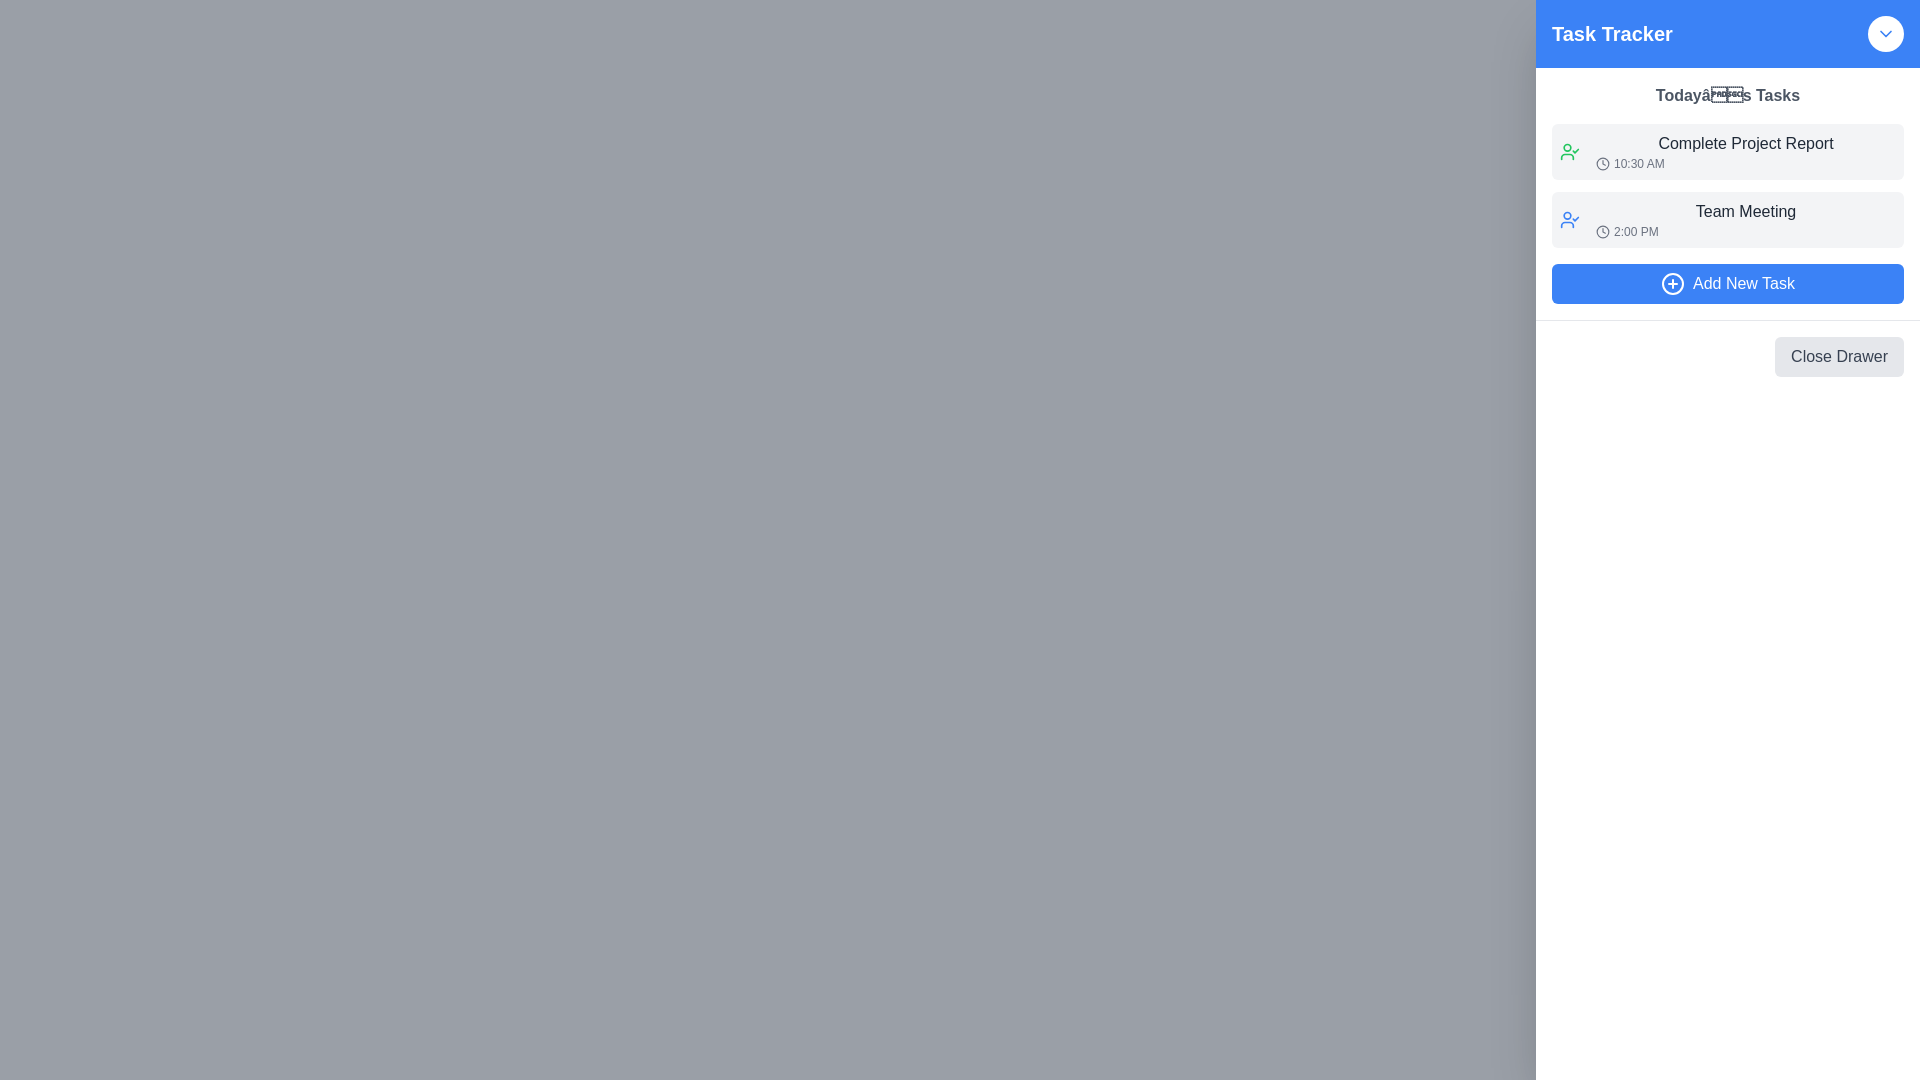 The width and height of the screenshot is (1920, 1080). I want to click on the circular '+' icon with a blue background located to the left of the 'Add New Task' text in the button, so click(1673, 284).